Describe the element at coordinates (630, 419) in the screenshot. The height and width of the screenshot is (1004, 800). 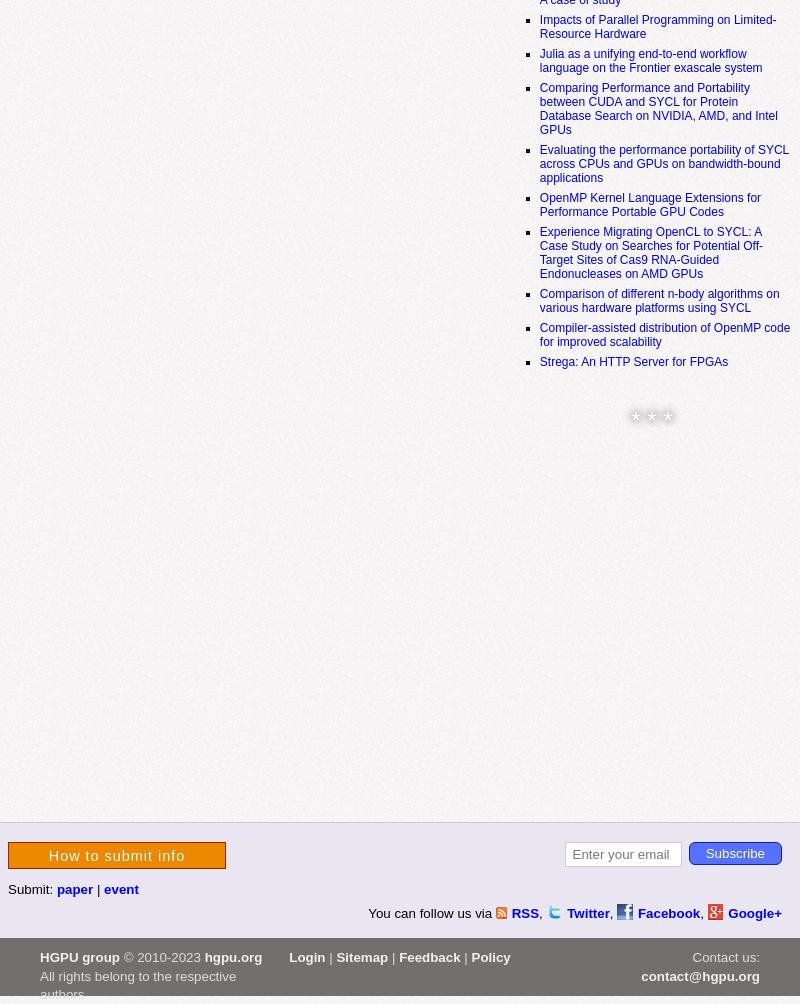
I see `'* * *'` at that location.